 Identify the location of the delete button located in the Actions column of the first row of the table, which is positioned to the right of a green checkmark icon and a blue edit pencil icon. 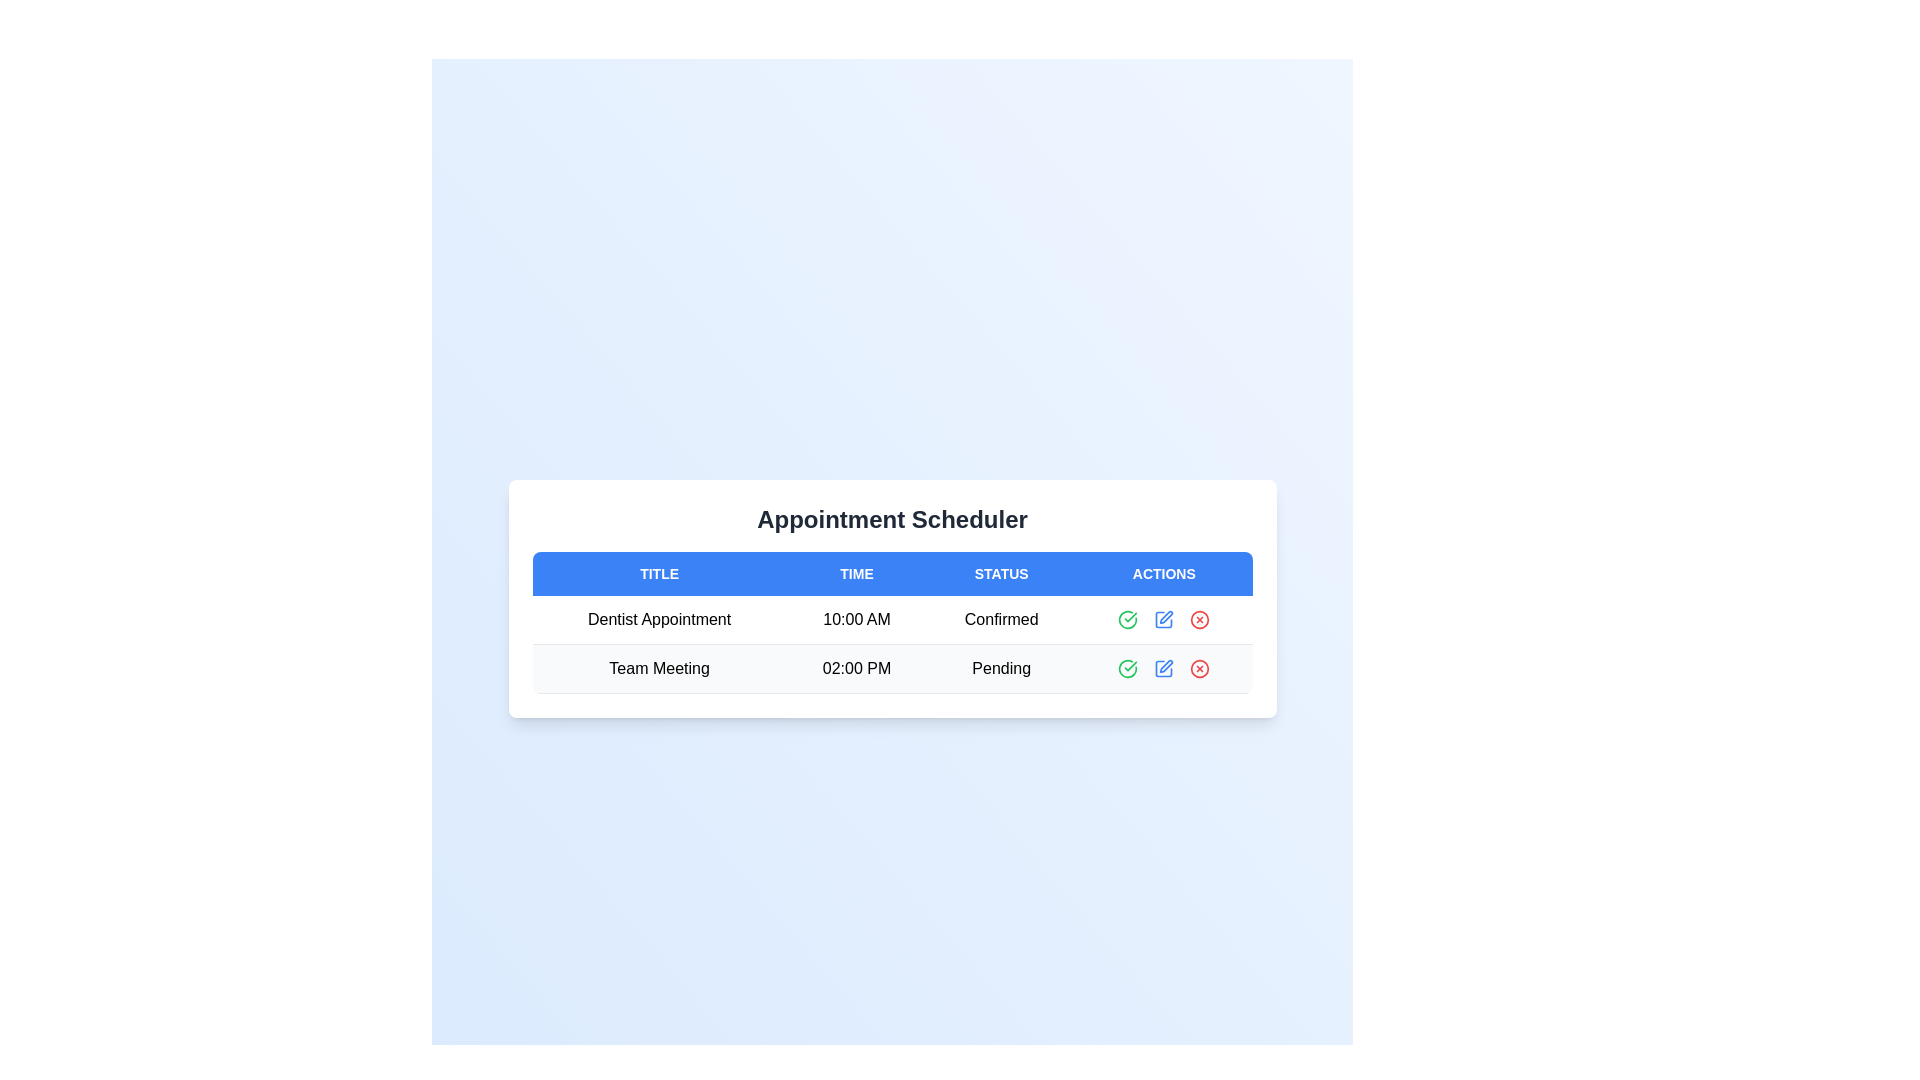
(1200, 619).